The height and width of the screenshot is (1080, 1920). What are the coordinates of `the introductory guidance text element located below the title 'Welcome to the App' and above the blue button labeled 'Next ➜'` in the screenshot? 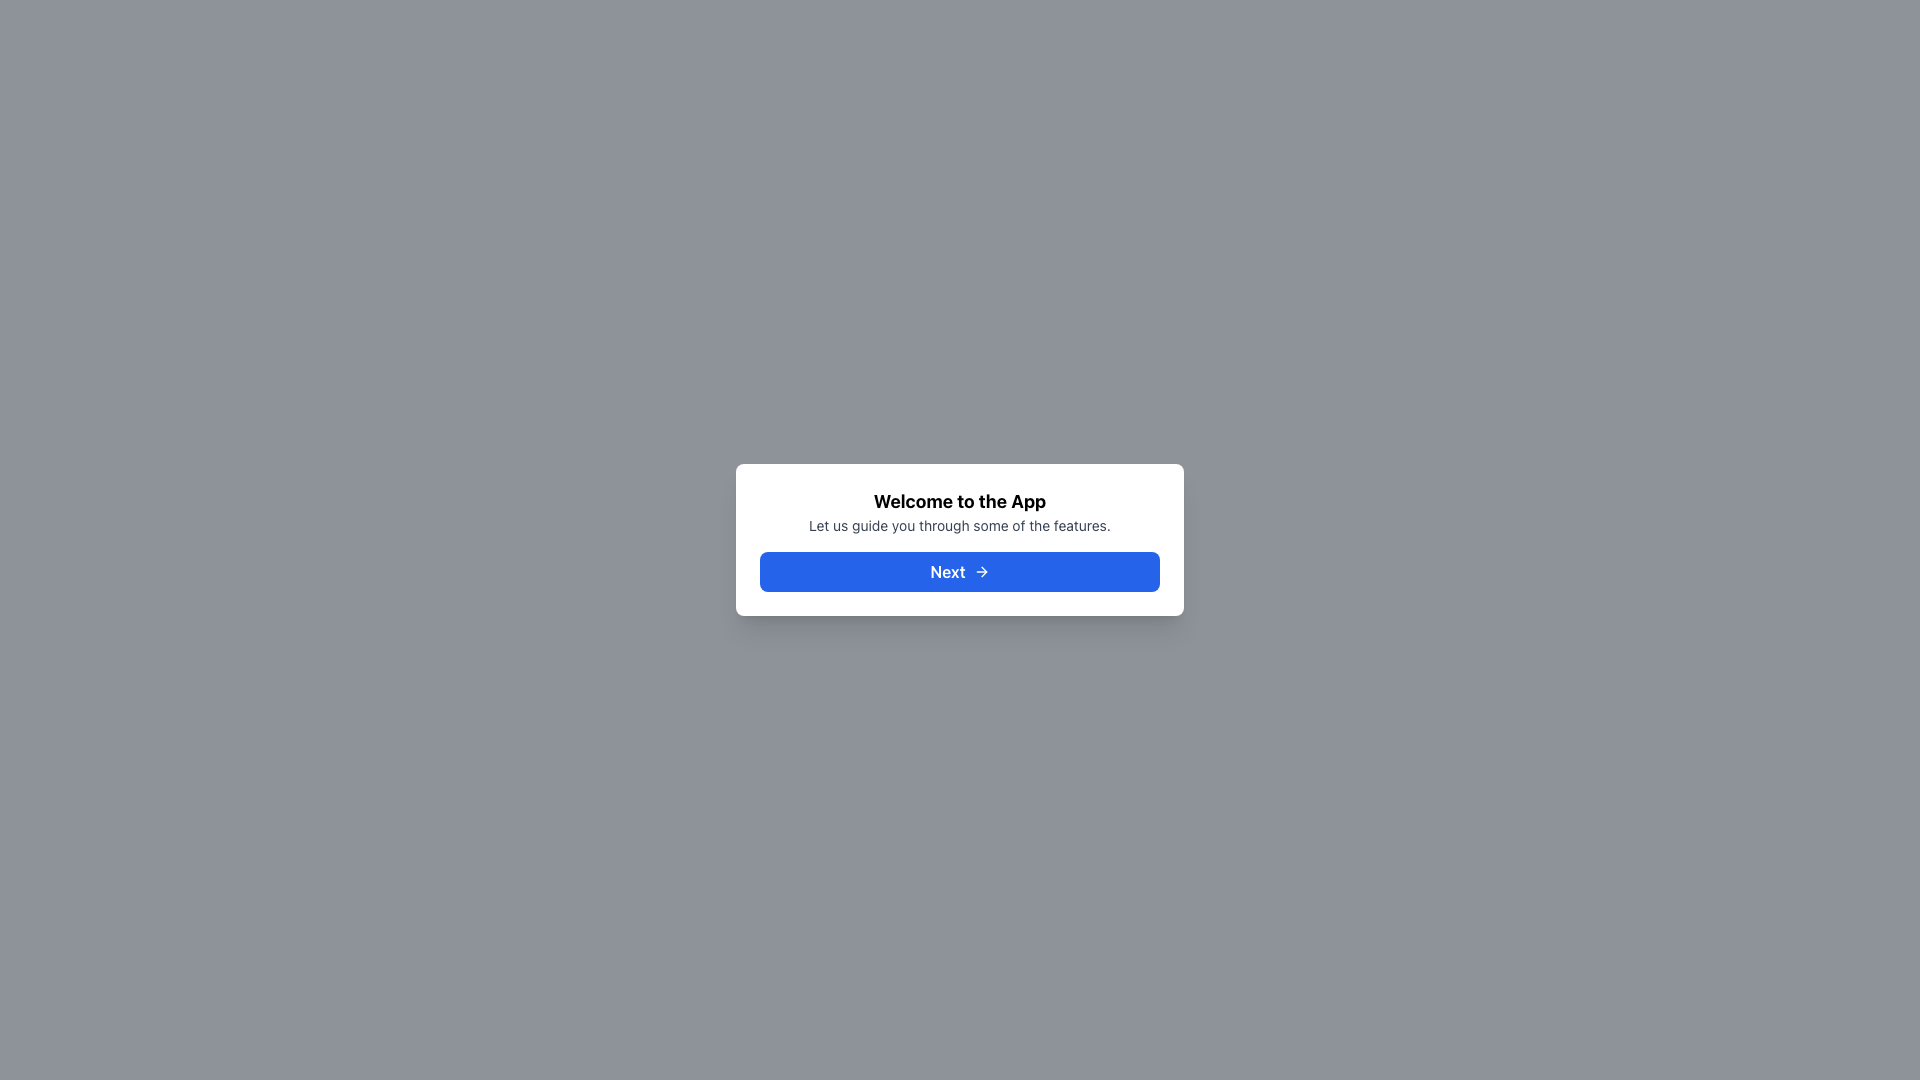 It's located at (960, 524).